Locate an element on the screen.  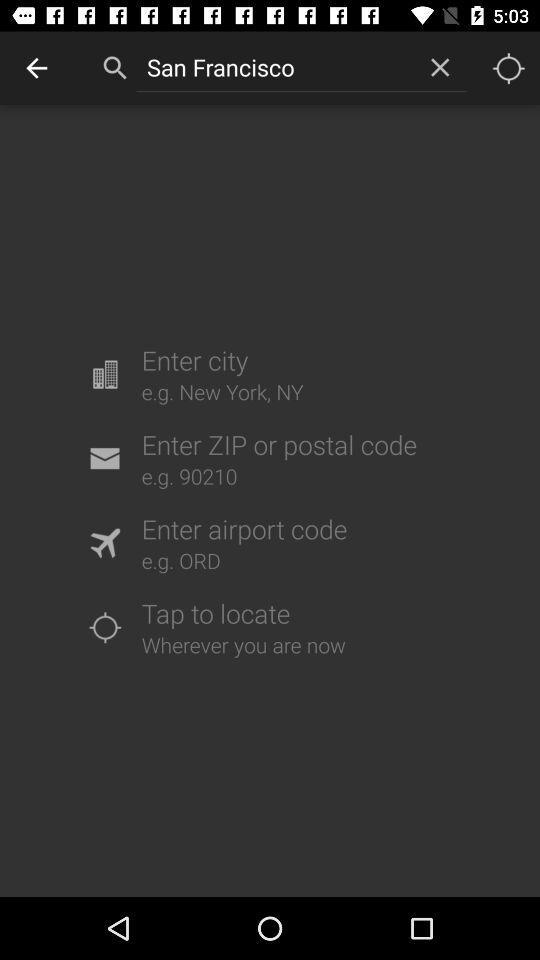
the close button on the web page is located at coordinates (440, 67).